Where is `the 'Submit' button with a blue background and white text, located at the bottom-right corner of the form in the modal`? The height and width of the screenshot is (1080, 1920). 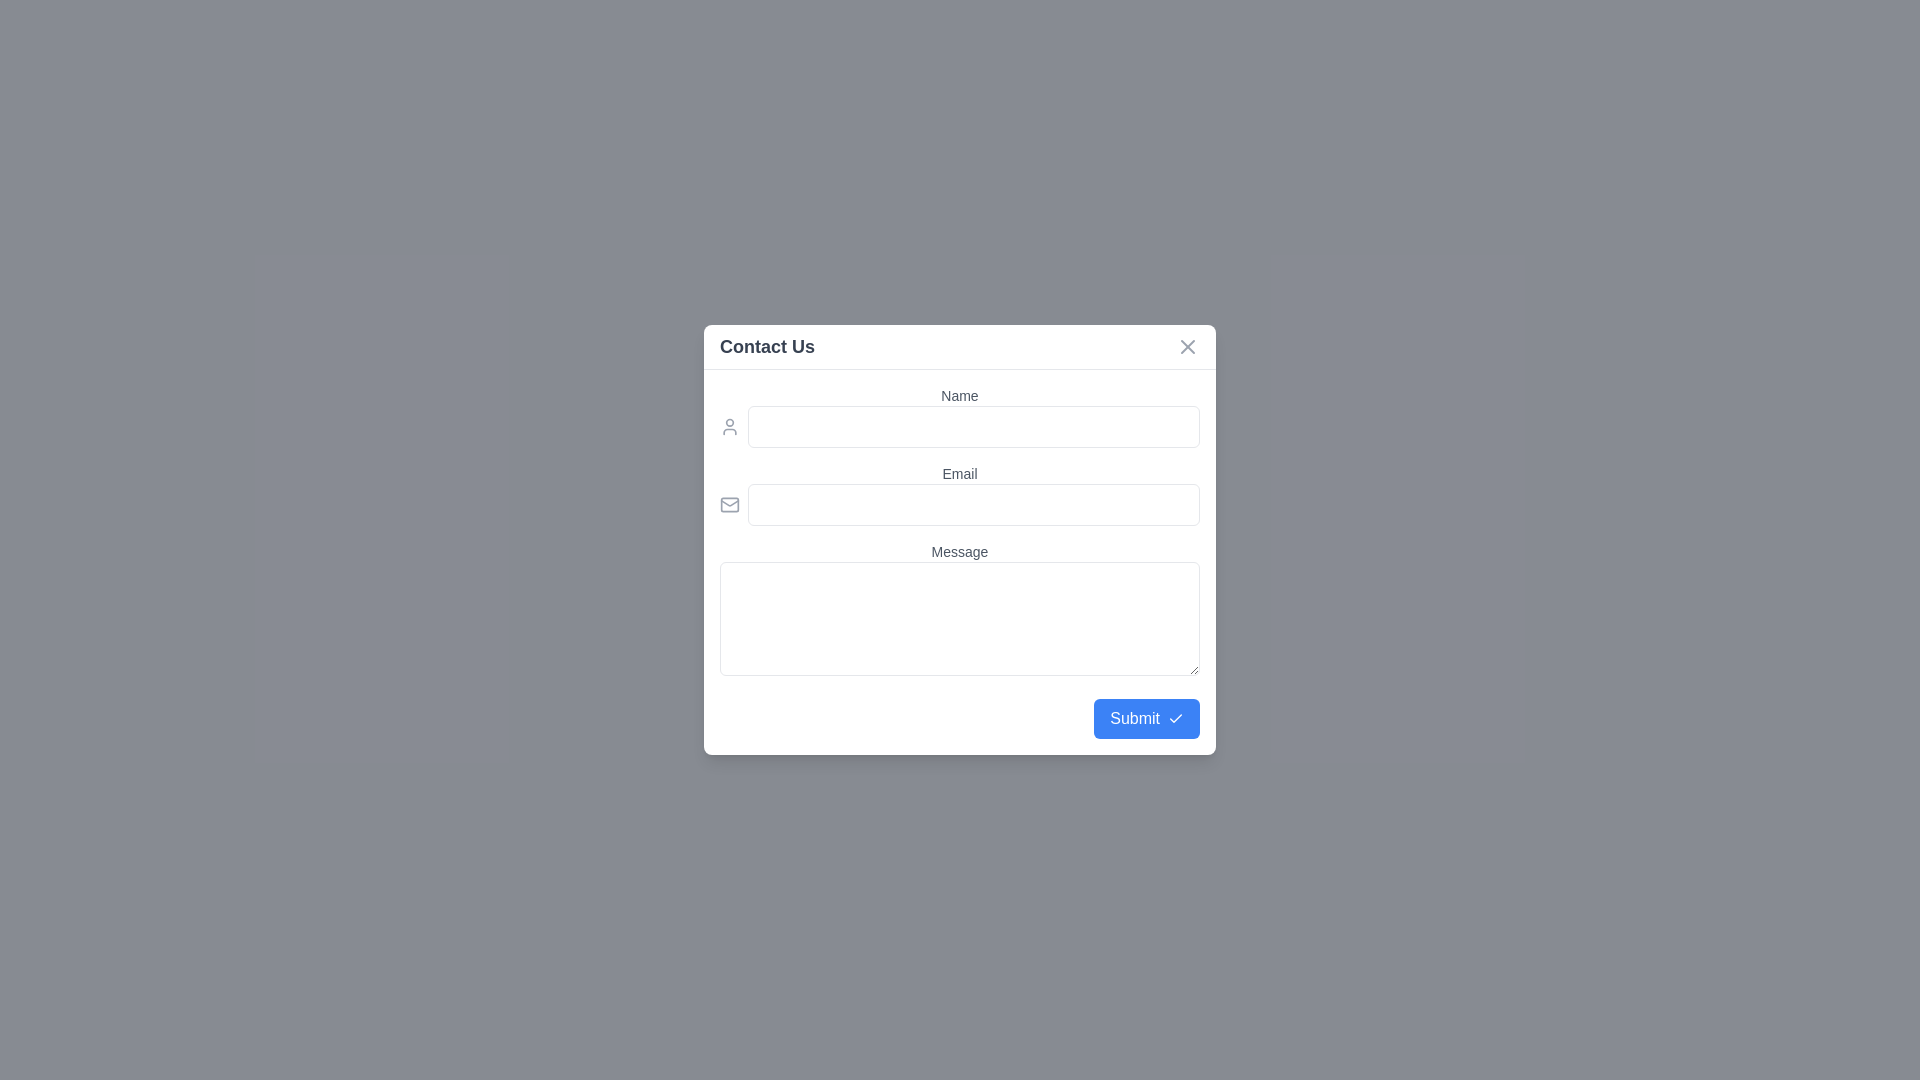 the 'Submit' button with a blue background and white text, located at the bottom-right corner of the form in the modal is located at coordinates (1147, 717).